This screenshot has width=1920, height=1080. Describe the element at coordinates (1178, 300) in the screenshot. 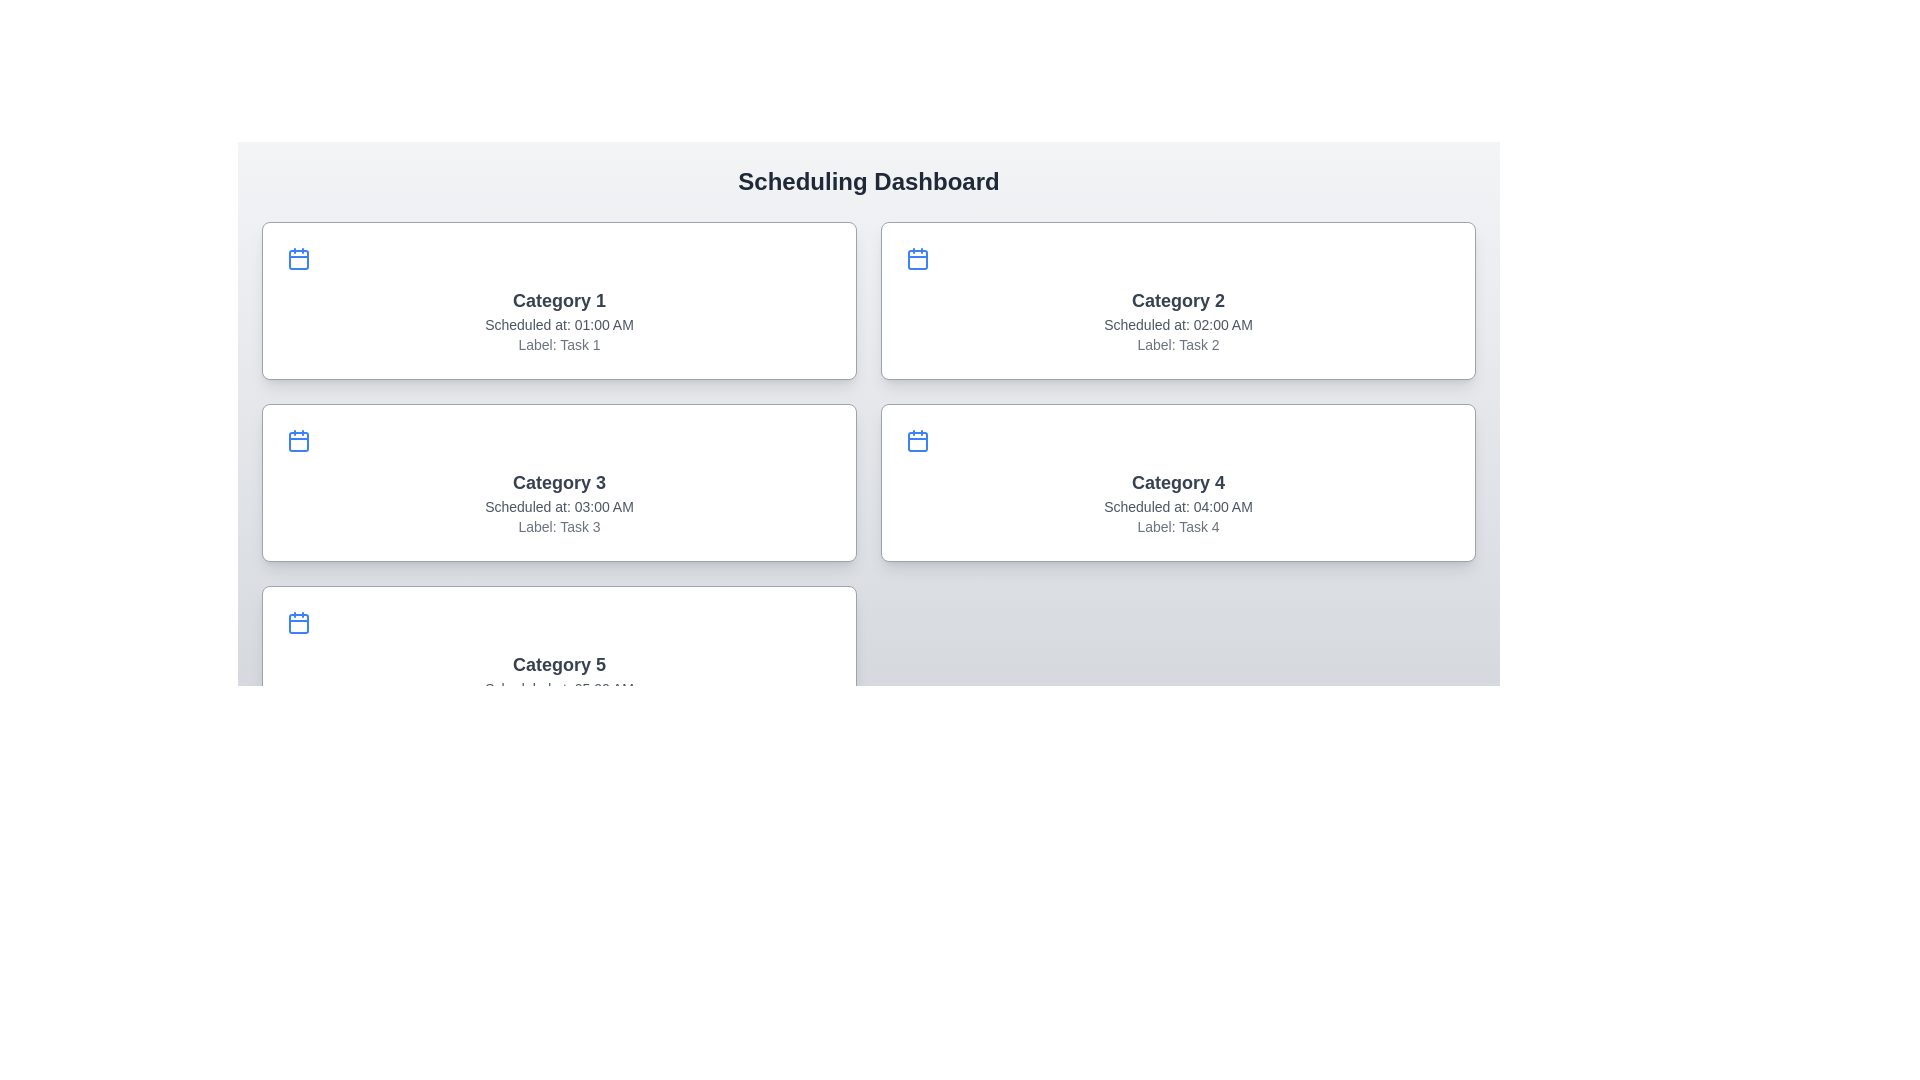

I see `text label that serves as a header for the card located in the upper-right section of the interface, specifically the second card from the top in a grid layout` at that location.